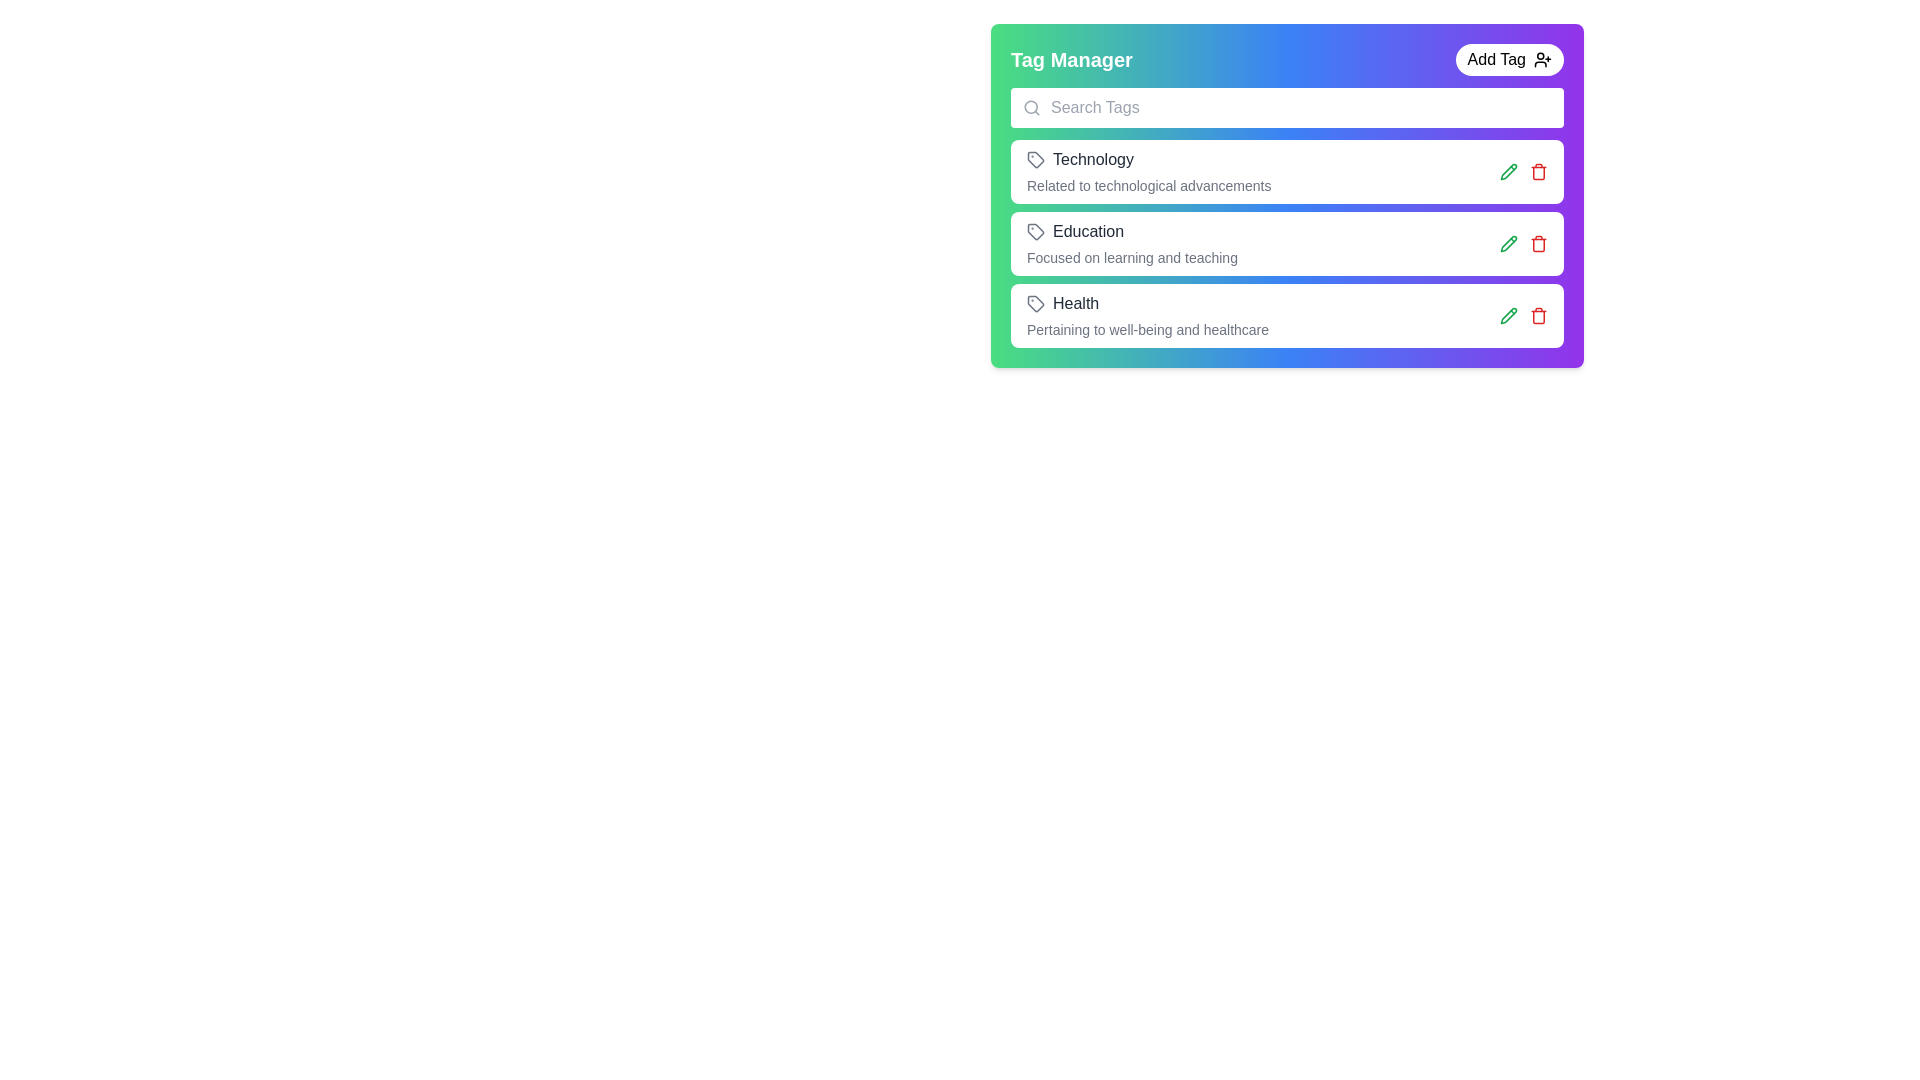 This screenshot has width=1920, height=1080. What do you see at coordinates (1036, 304) in the screenshot?
I see `the tag icon representing the 'Health' category in the tag management panel, which is a polygonal shape with a gray outline located next to the text 'Health.'` at bounding box center [1036, 304].